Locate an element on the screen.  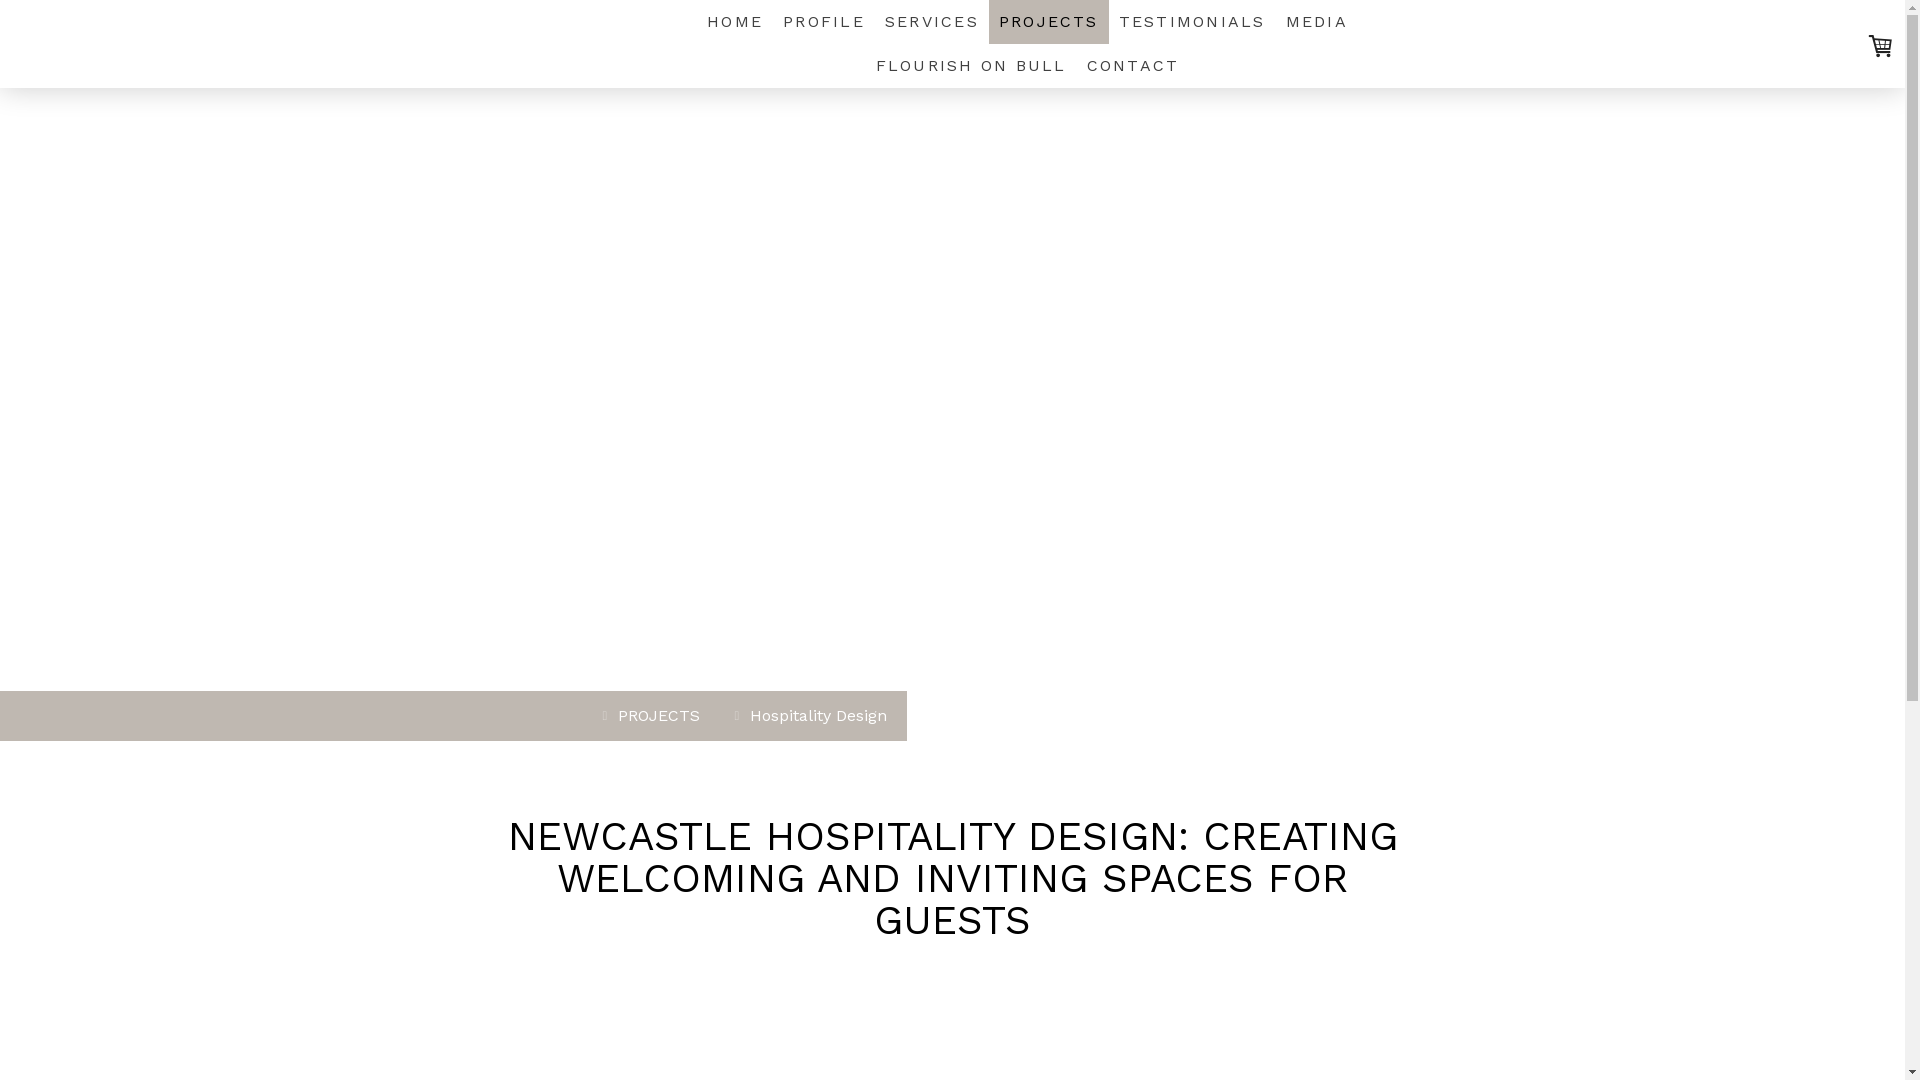
'SERVICES' is located at coordinates (930, 22).